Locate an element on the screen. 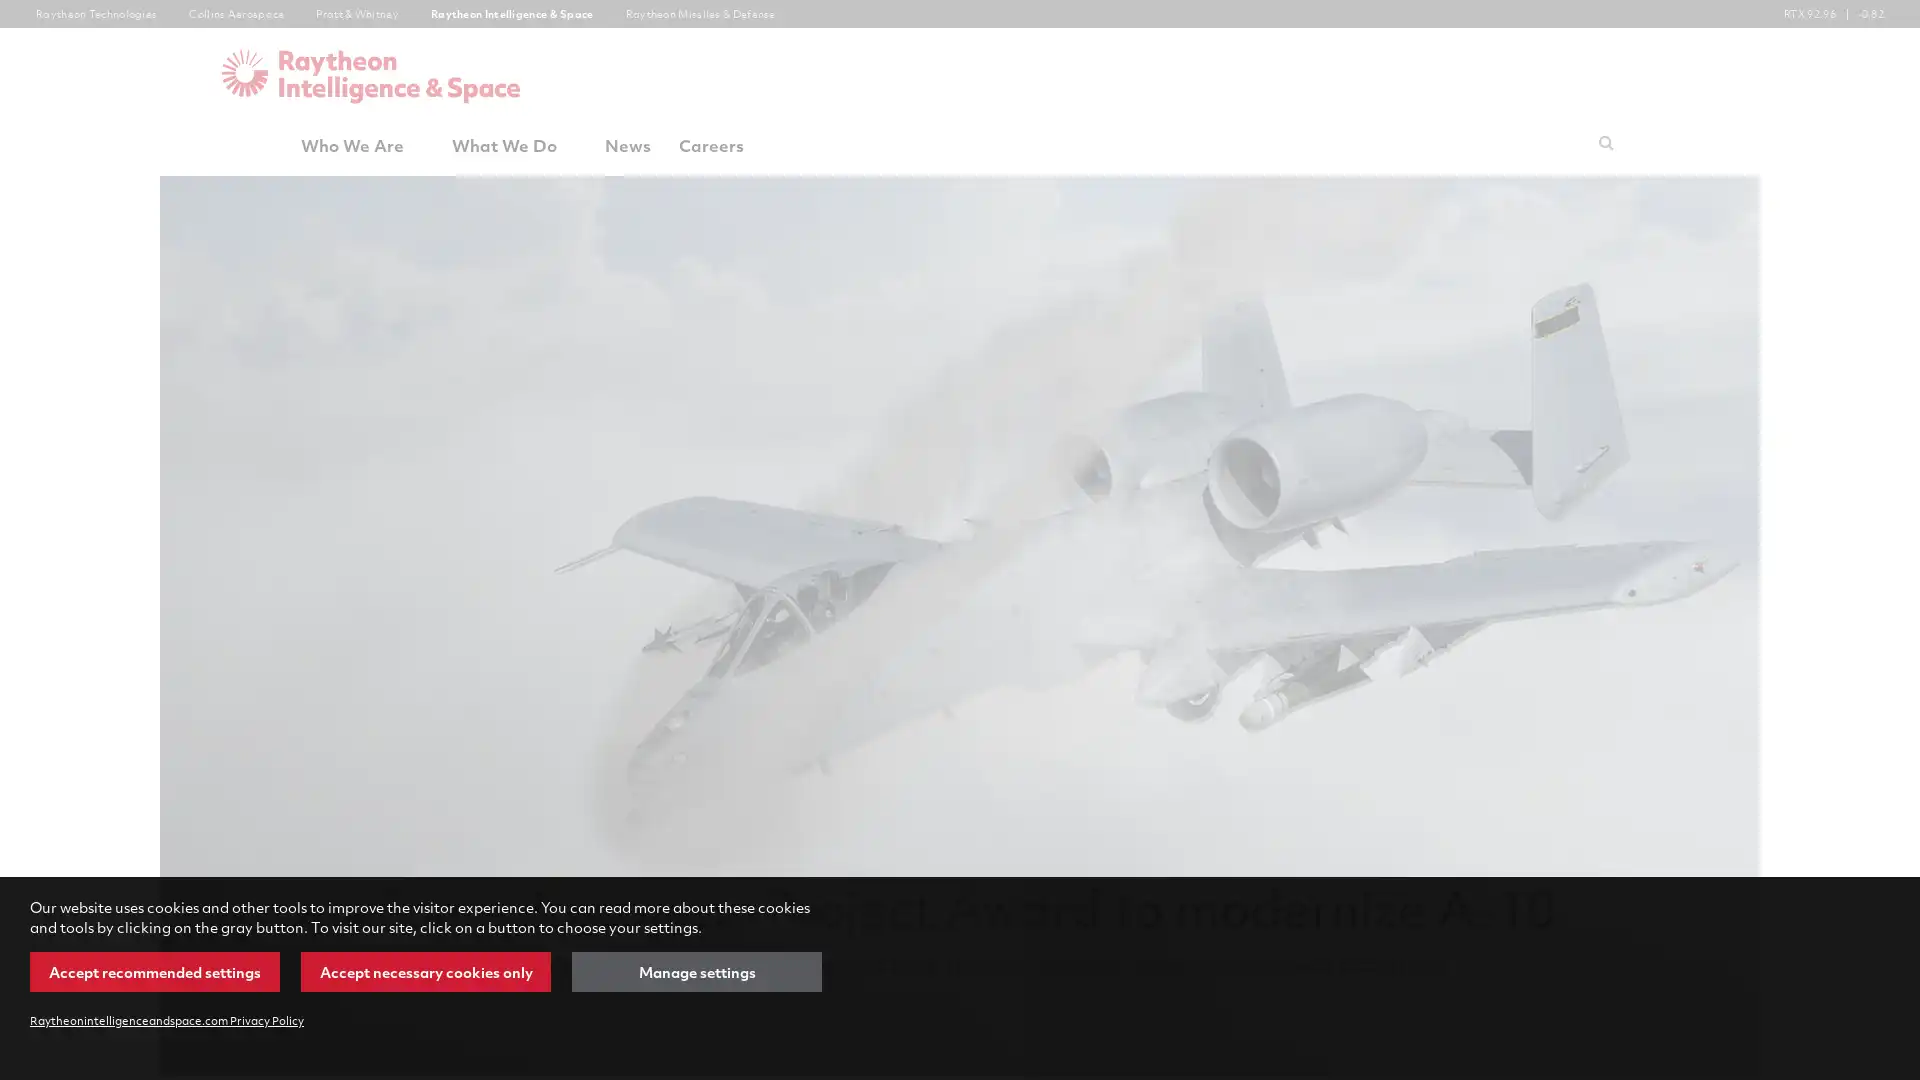 The height and width of the screenshot is (1080, 1920). Submit search request is located at coordinates (1606, 141).